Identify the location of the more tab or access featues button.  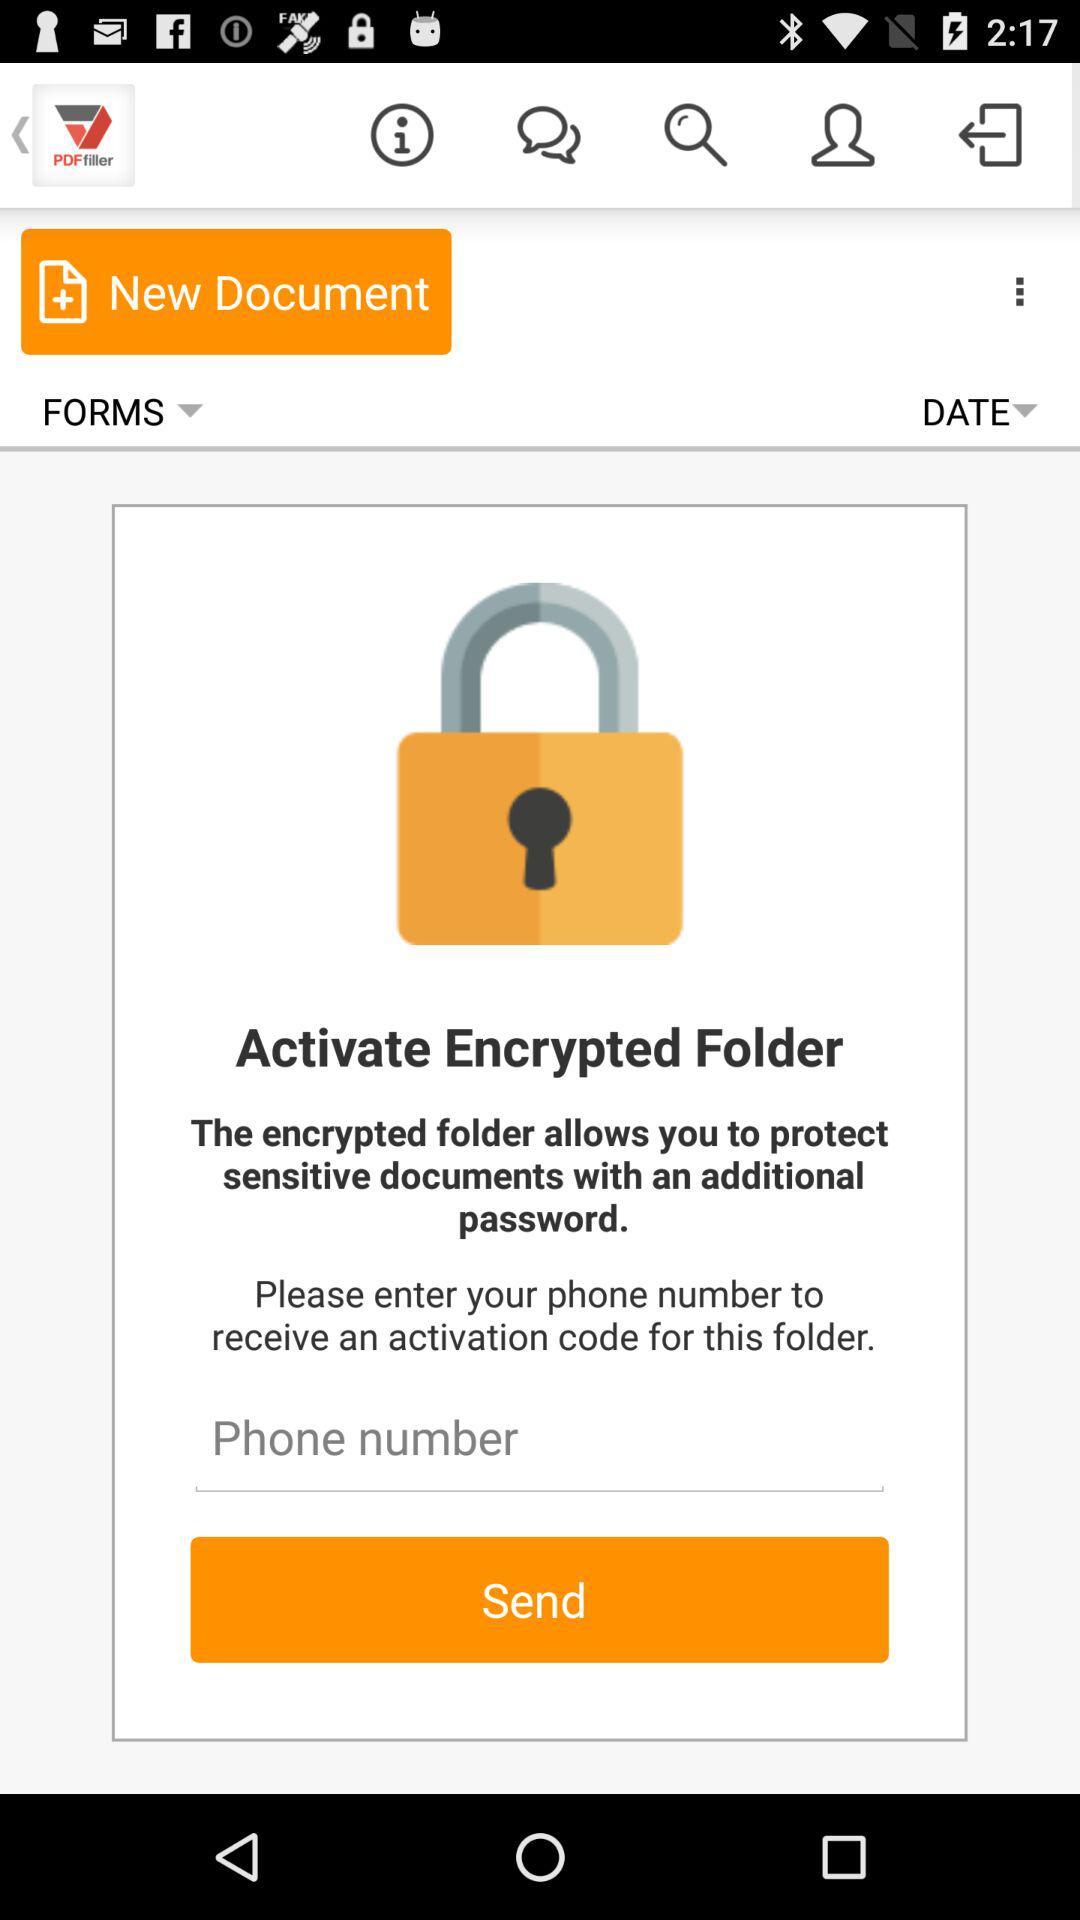
(1019, 290).